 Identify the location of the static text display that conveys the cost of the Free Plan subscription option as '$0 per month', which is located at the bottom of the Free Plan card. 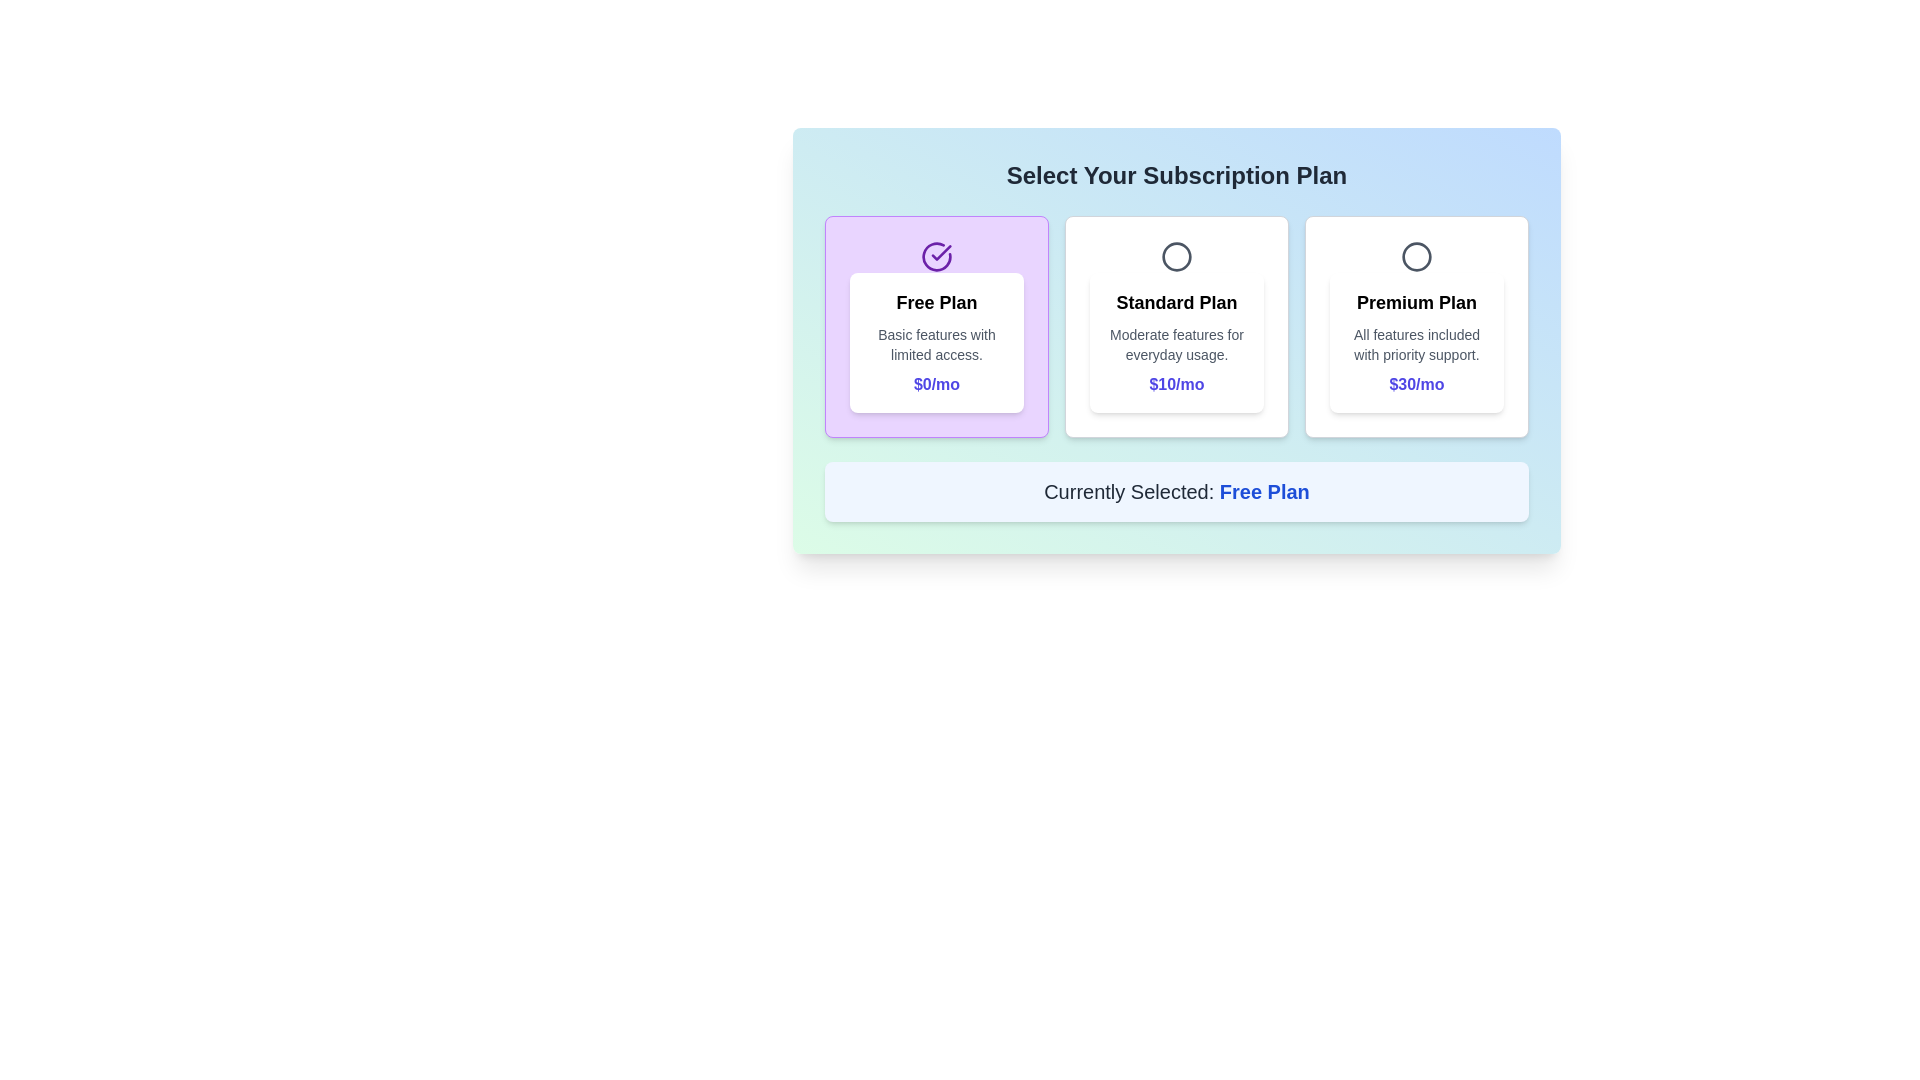
(935, 385).